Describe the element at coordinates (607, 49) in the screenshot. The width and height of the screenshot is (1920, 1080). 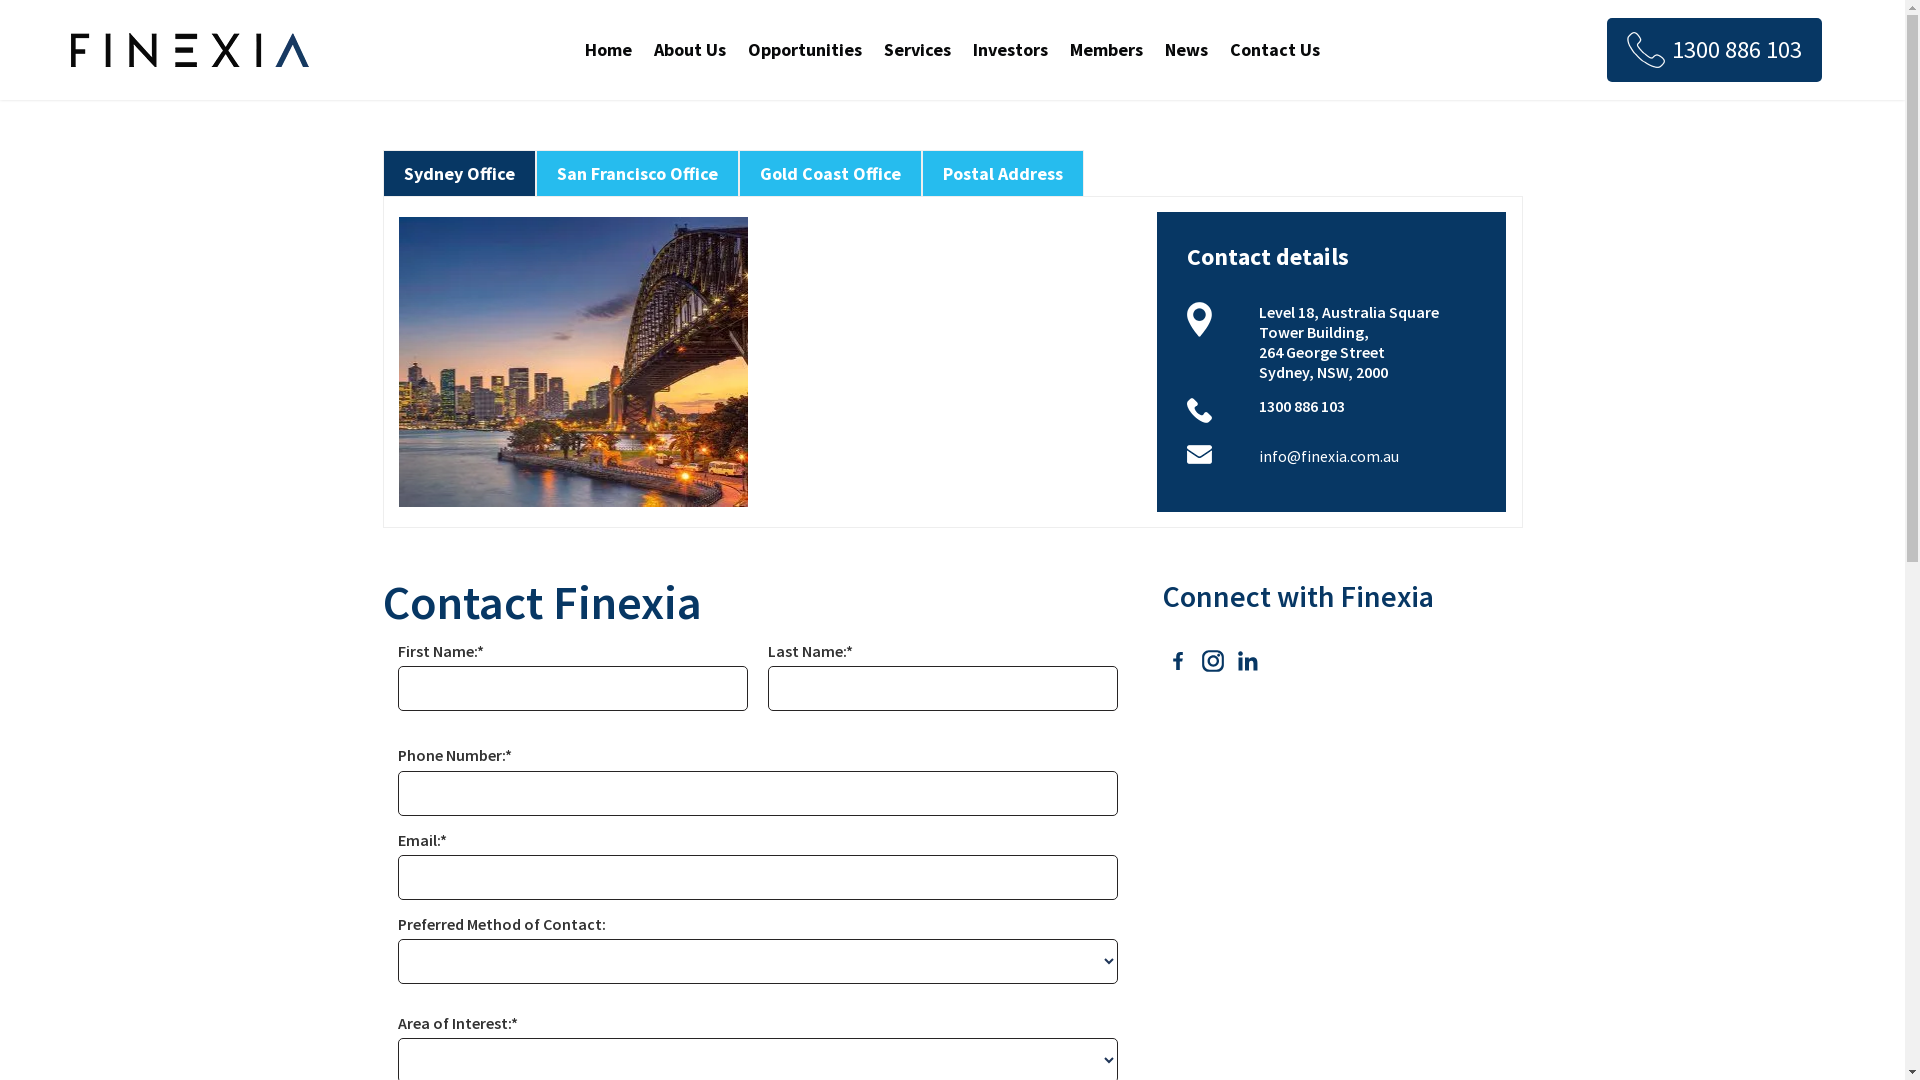
I see `'Home'` at that location.